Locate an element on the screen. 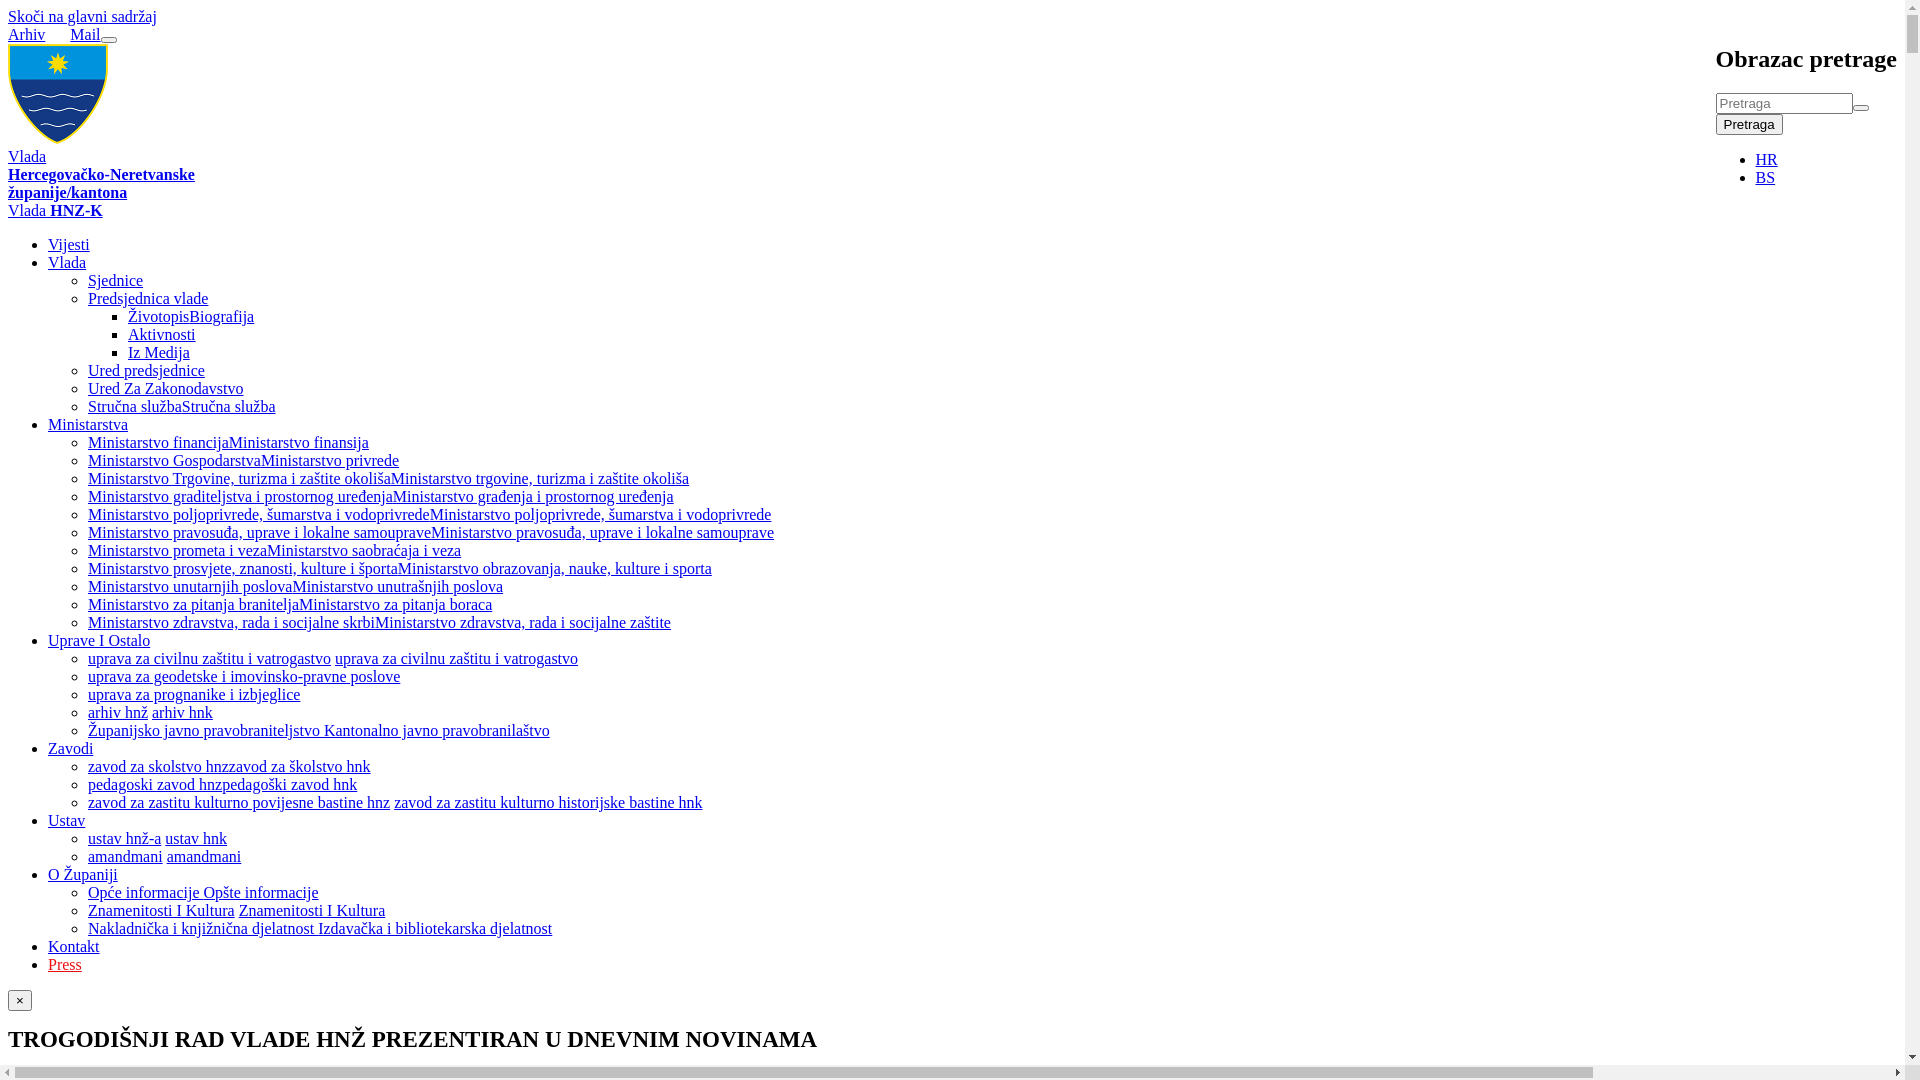 This screenshot has width=1920, height=1080. 'Aktivnosti' is located at coordinates (162, 333).